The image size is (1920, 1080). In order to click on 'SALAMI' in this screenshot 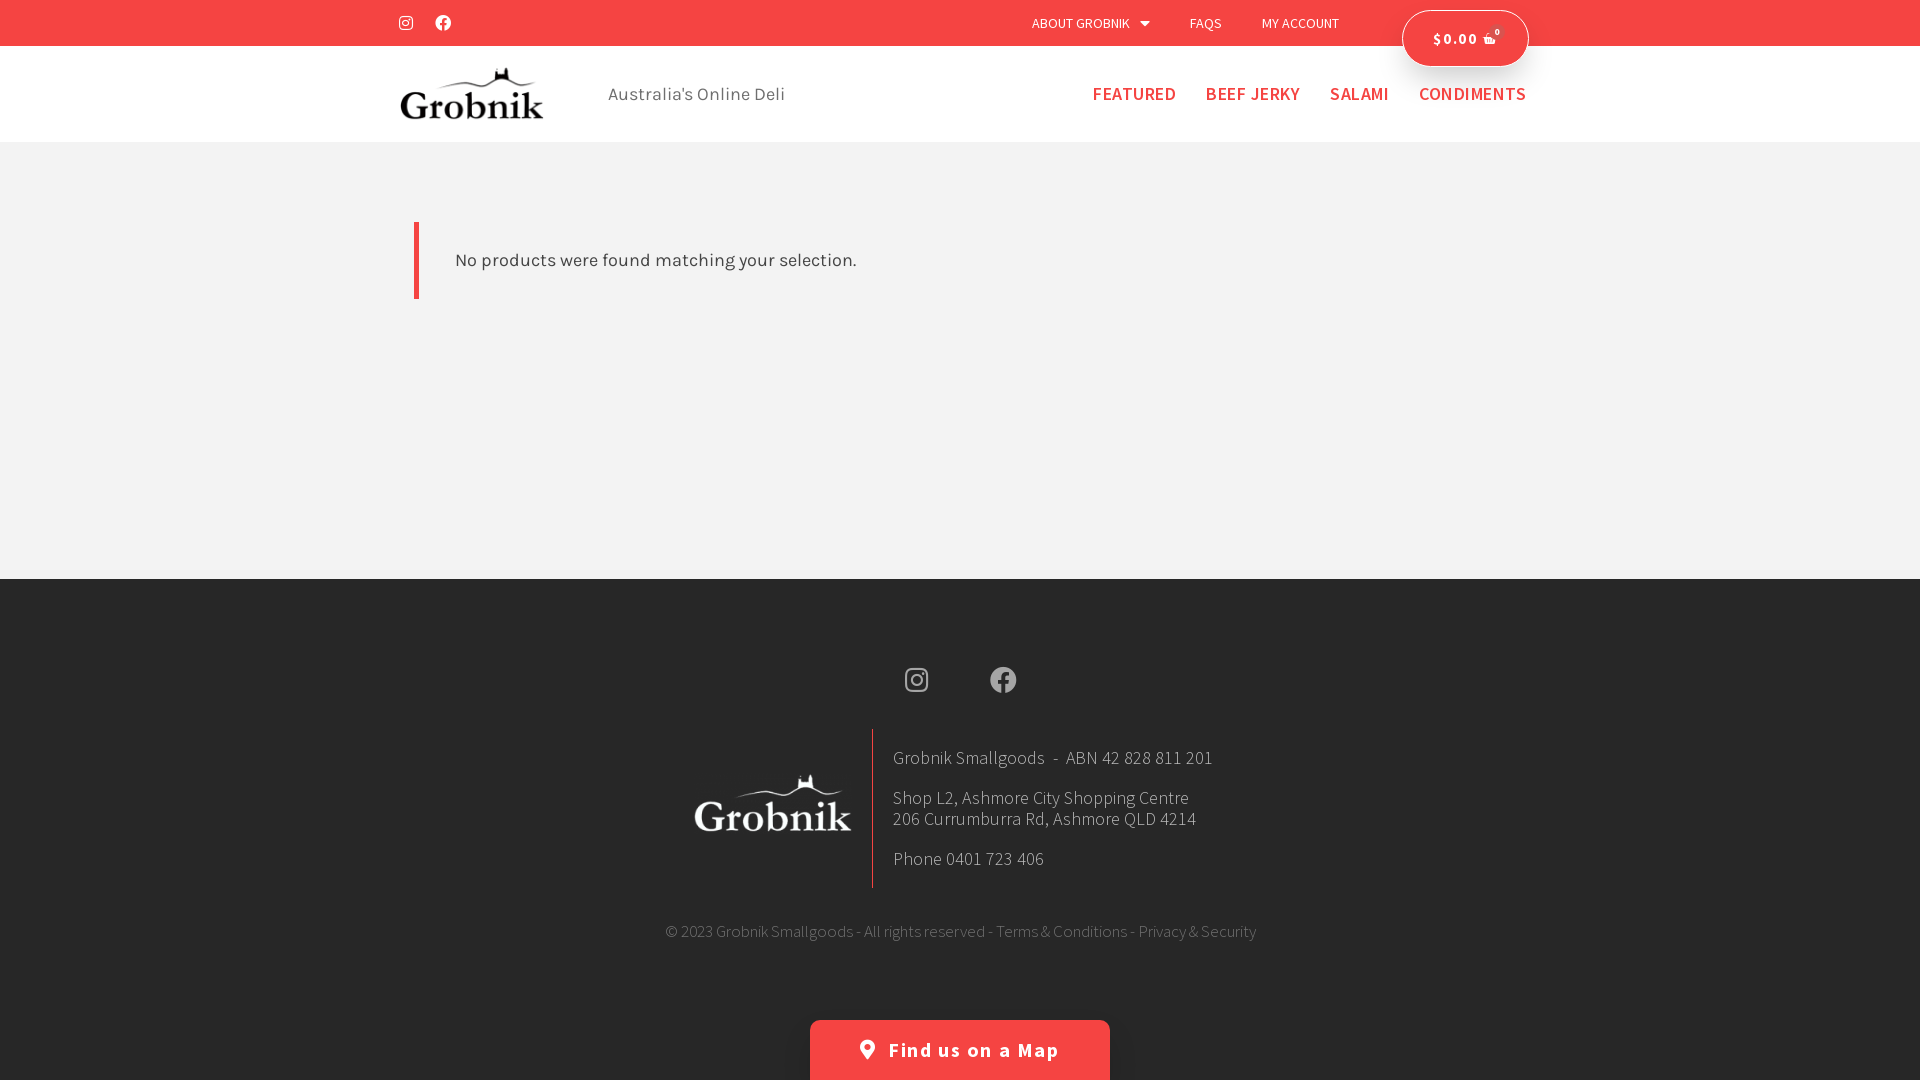, I will do `click(1359, 93)`.